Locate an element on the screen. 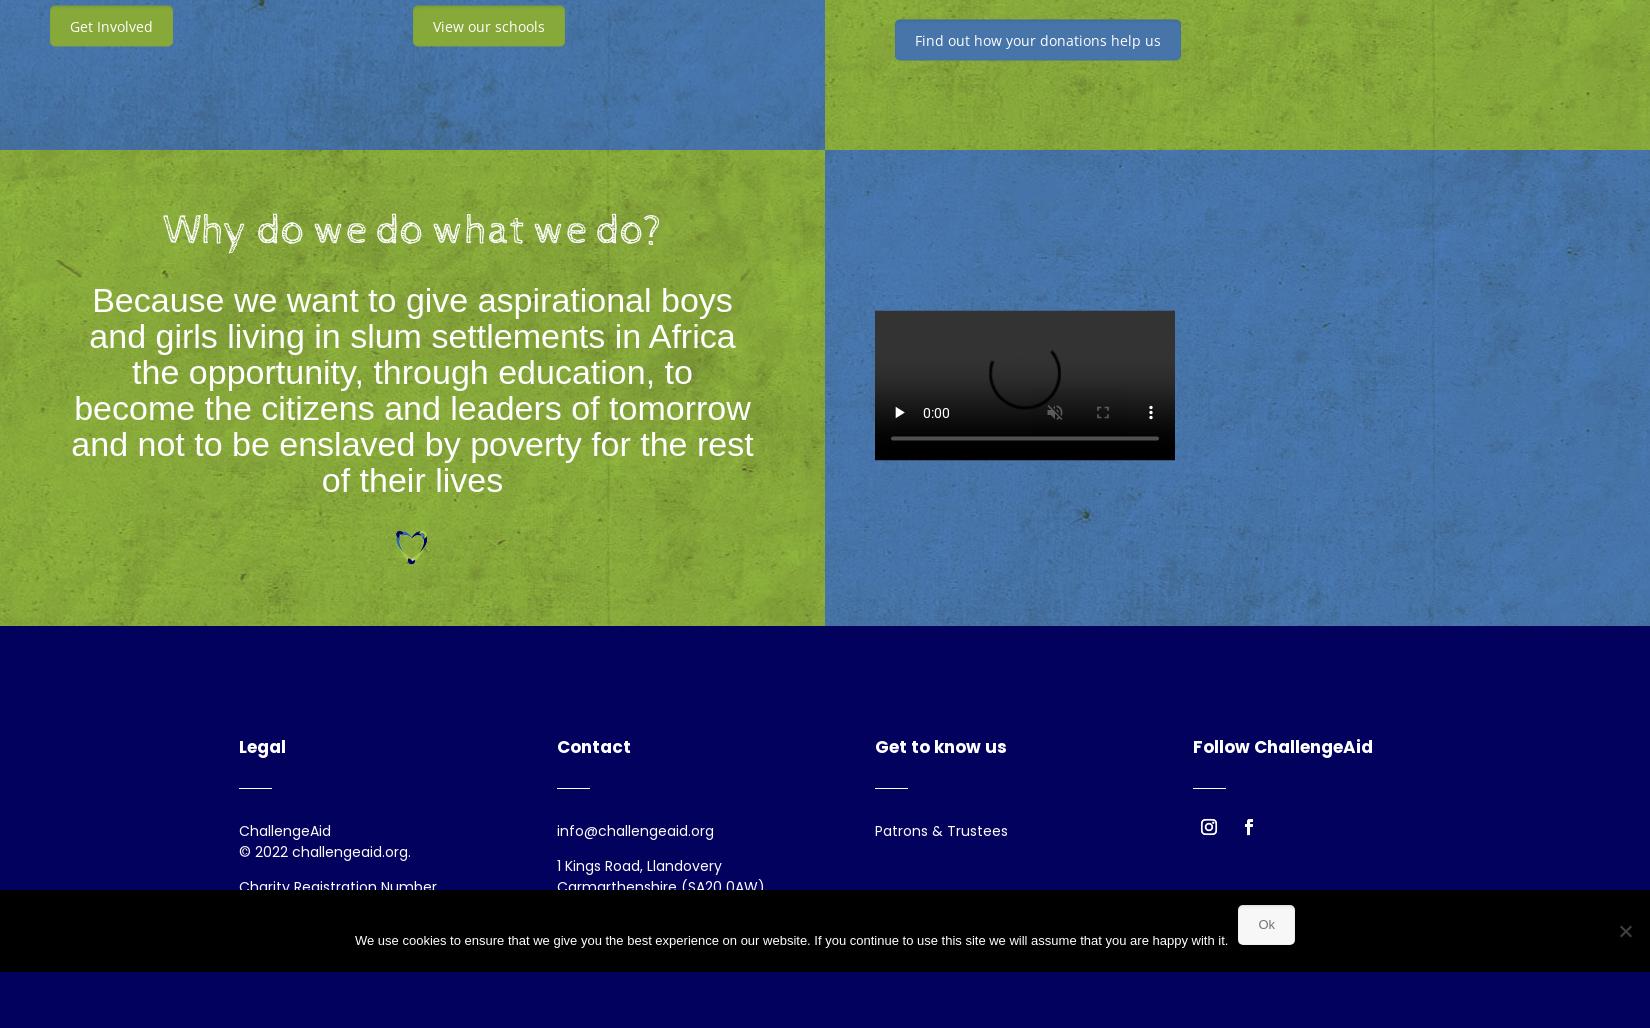 Image resolution: width=1650 pixels, height=1028 pixels. 'Charity Registration Number 1109055' is located at coordinates (337, 896).